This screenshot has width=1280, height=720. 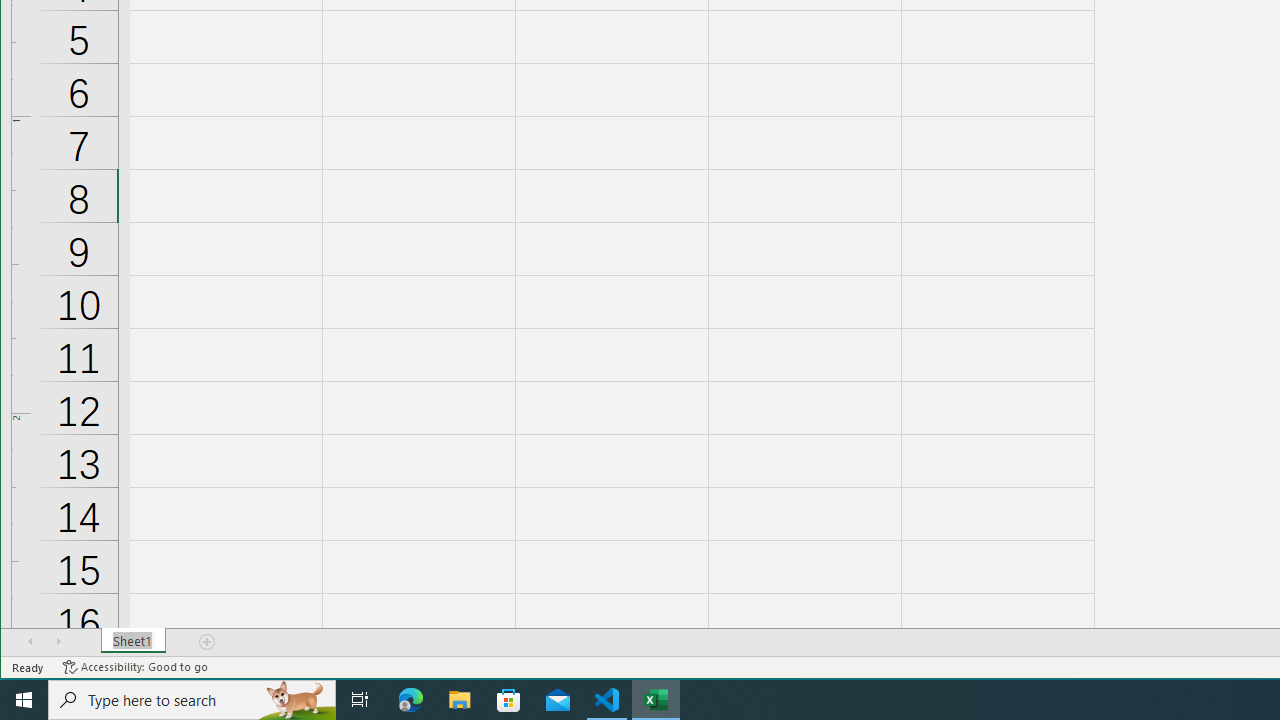 I want to click on 'Accessibility Checker Accessibility: Good to go', so click(x=134, y=667).